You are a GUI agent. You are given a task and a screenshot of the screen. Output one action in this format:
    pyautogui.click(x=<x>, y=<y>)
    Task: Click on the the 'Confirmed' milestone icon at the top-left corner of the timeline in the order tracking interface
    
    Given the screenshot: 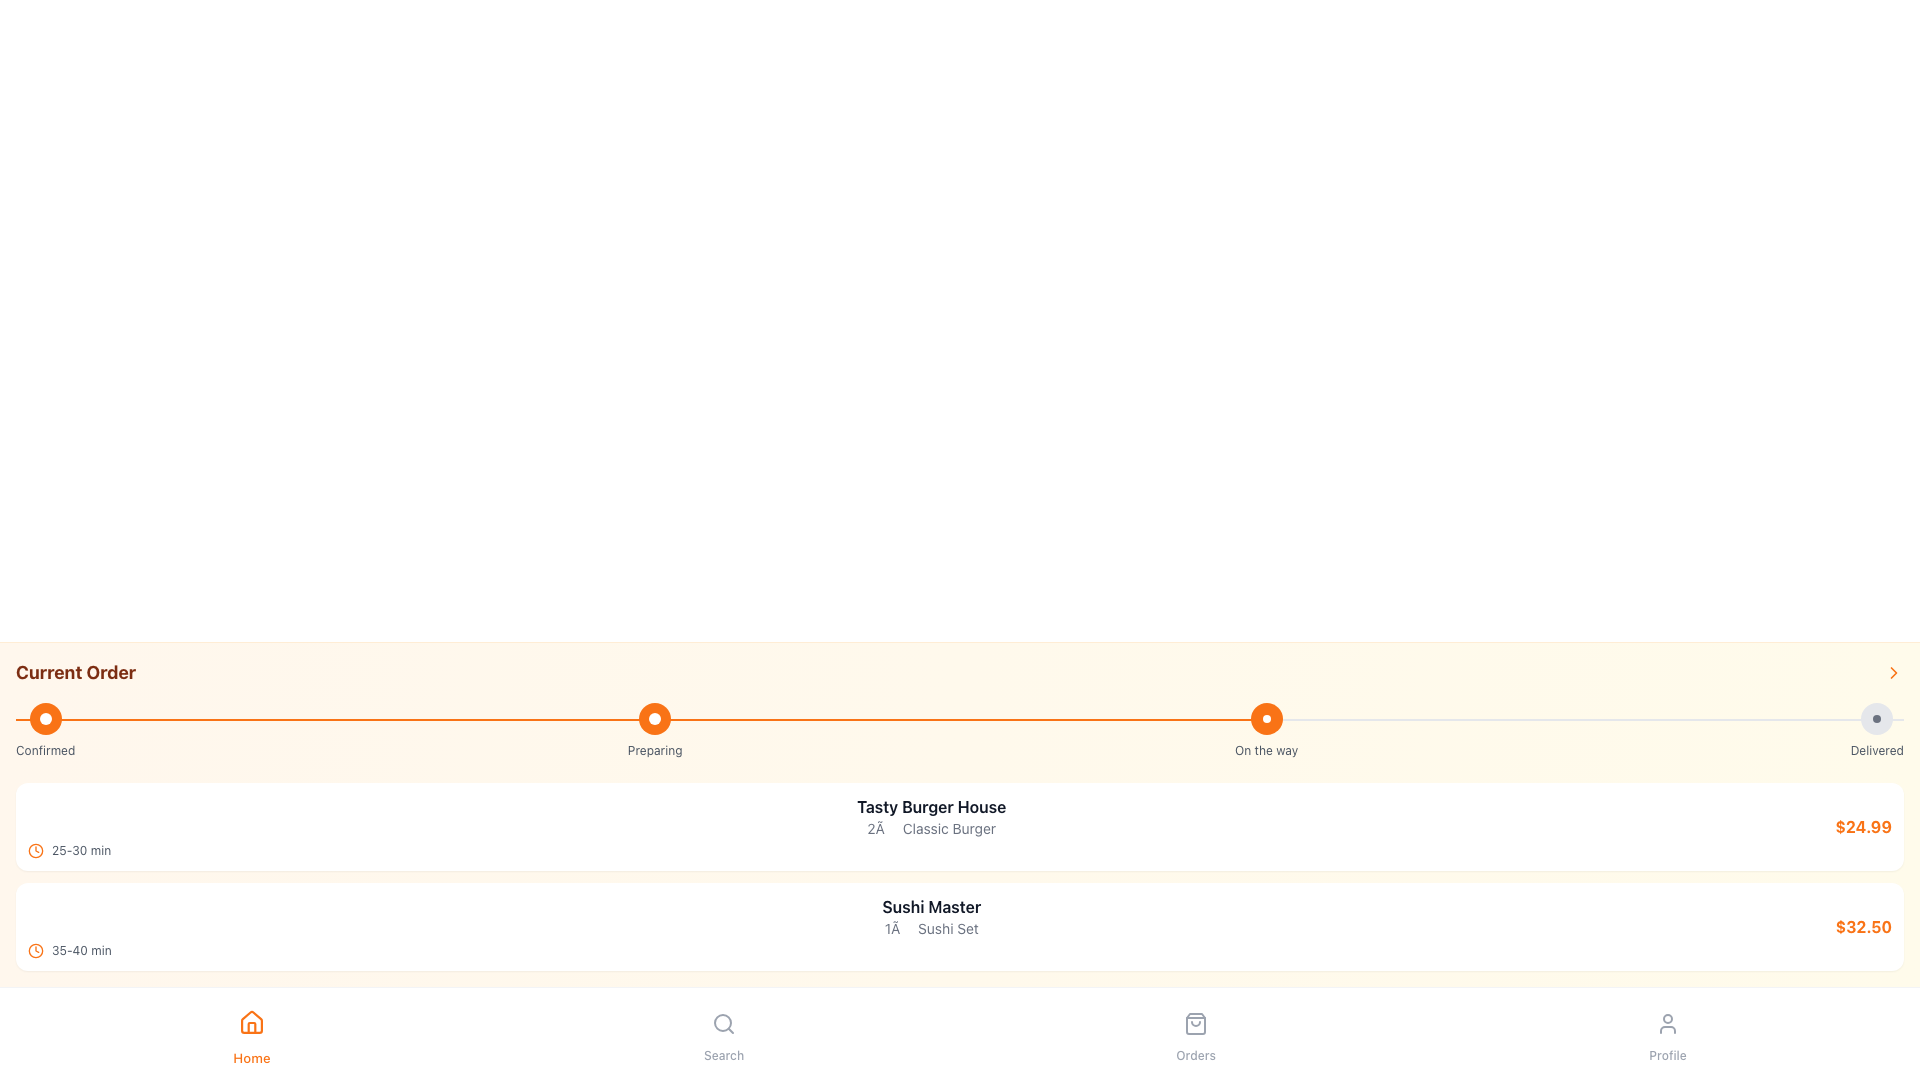 What is the action you would take?
    pyautogui.click(x=45, y=717)
    